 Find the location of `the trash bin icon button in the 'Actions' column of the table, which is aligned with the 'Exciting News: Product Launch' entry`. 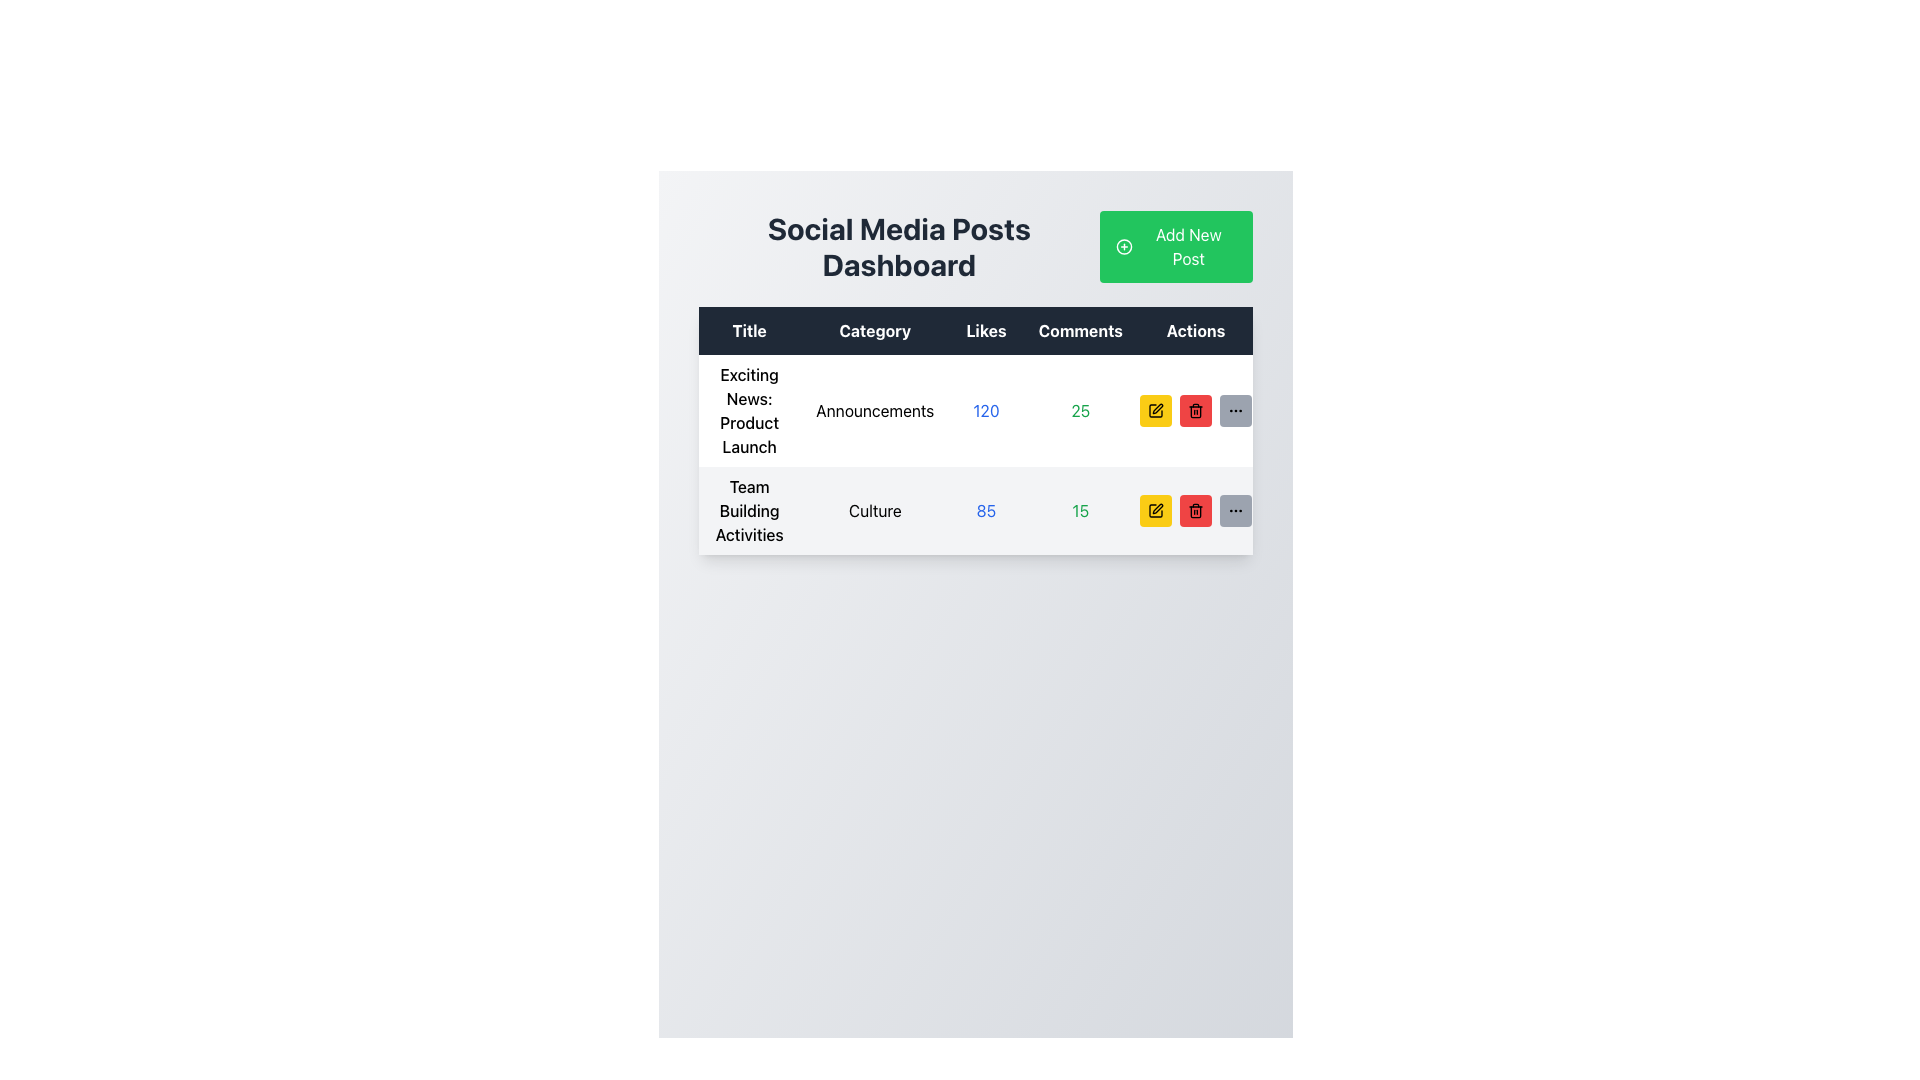

the trash bin icon button in the 'Actions' column of the table, which is aligned with the 'Exciting News: Product Launch' entry is located at coordinates (1195, 410).